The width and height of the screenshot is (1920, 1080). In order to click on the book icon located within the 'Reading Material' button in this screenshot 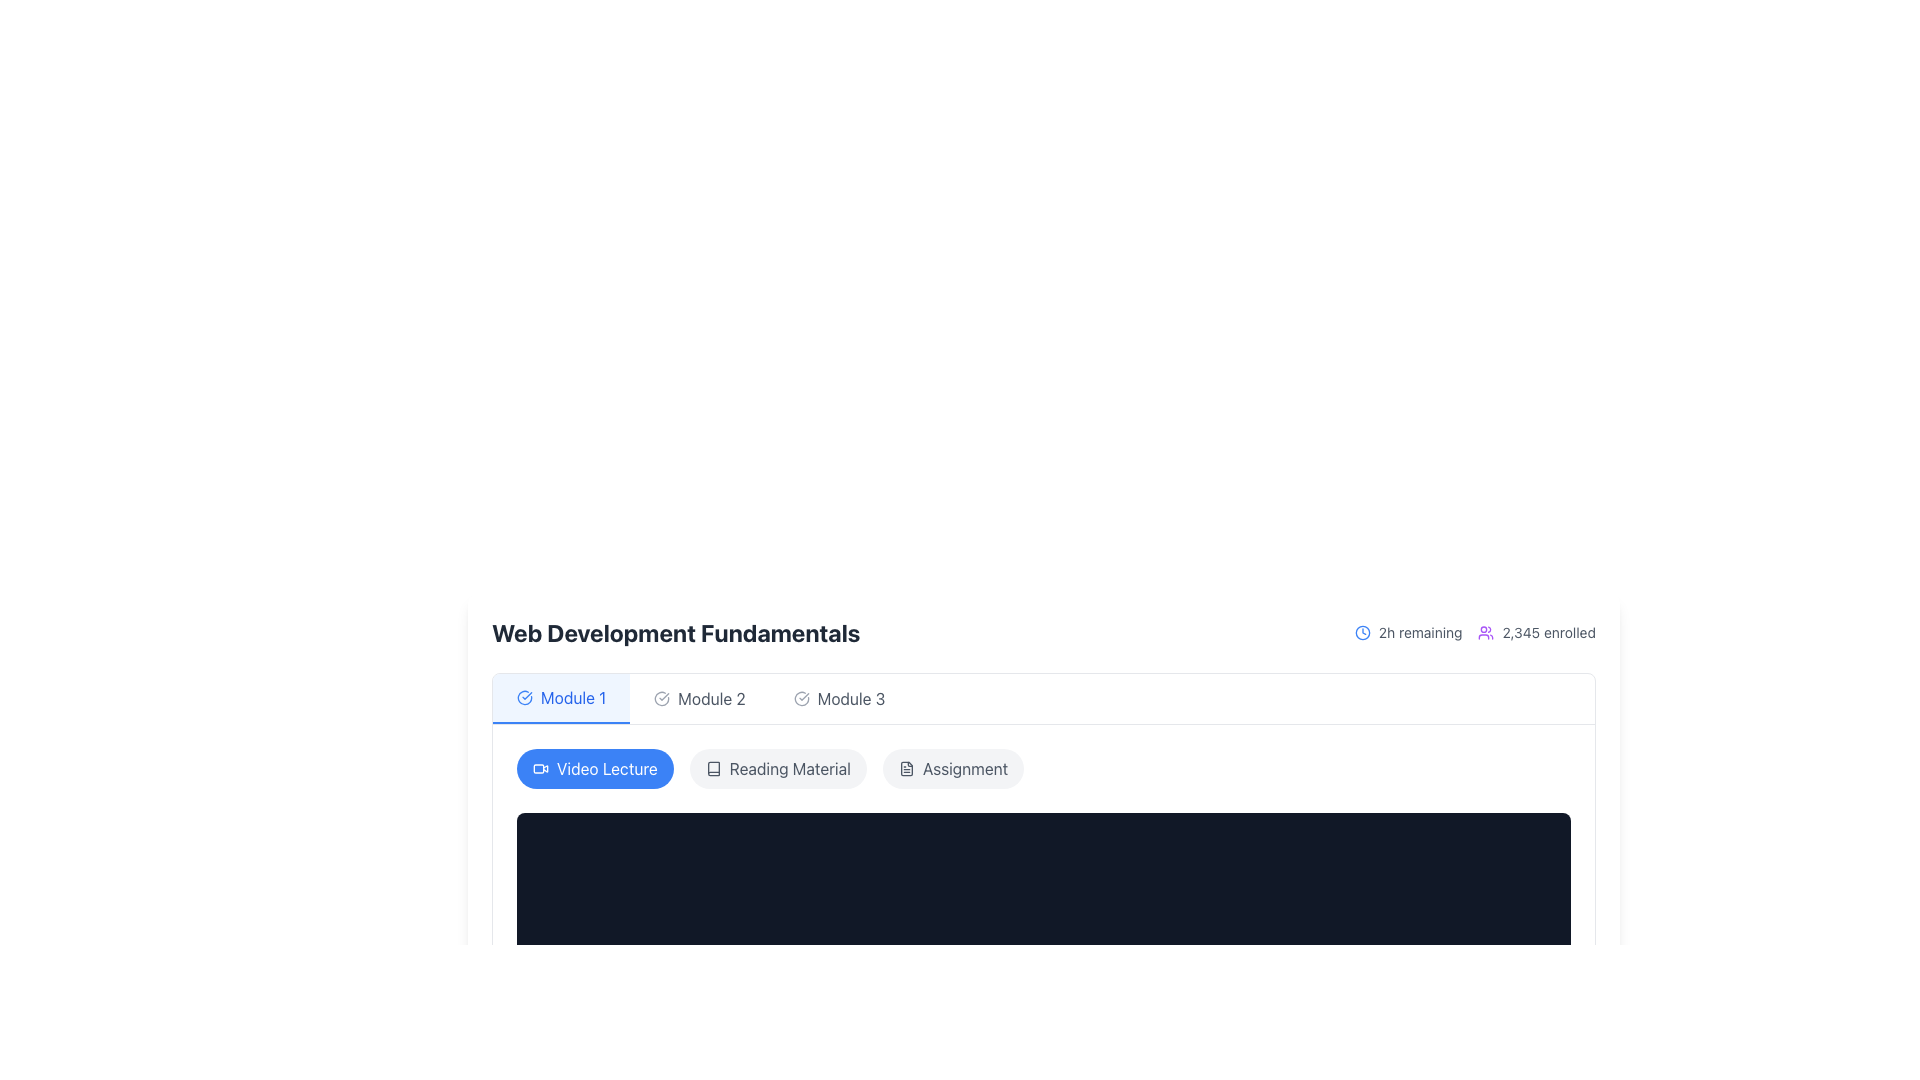, I will do `click(713, 767)`.